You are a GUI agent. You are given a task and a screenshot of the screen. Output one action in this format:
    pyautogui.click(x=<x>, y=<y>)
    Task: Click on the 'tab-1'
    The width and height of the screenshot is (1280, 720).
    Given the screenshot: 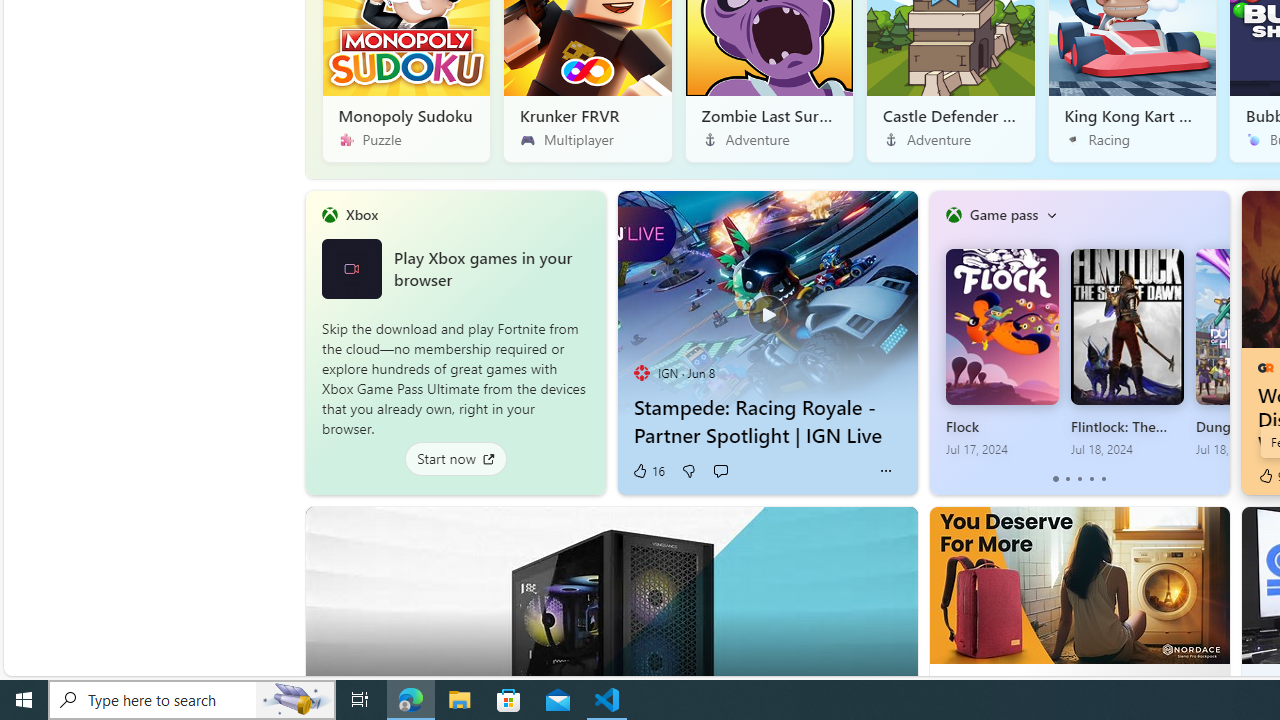 What is the action you would take?
    pyautogui.click(x=1066, y=479)
    